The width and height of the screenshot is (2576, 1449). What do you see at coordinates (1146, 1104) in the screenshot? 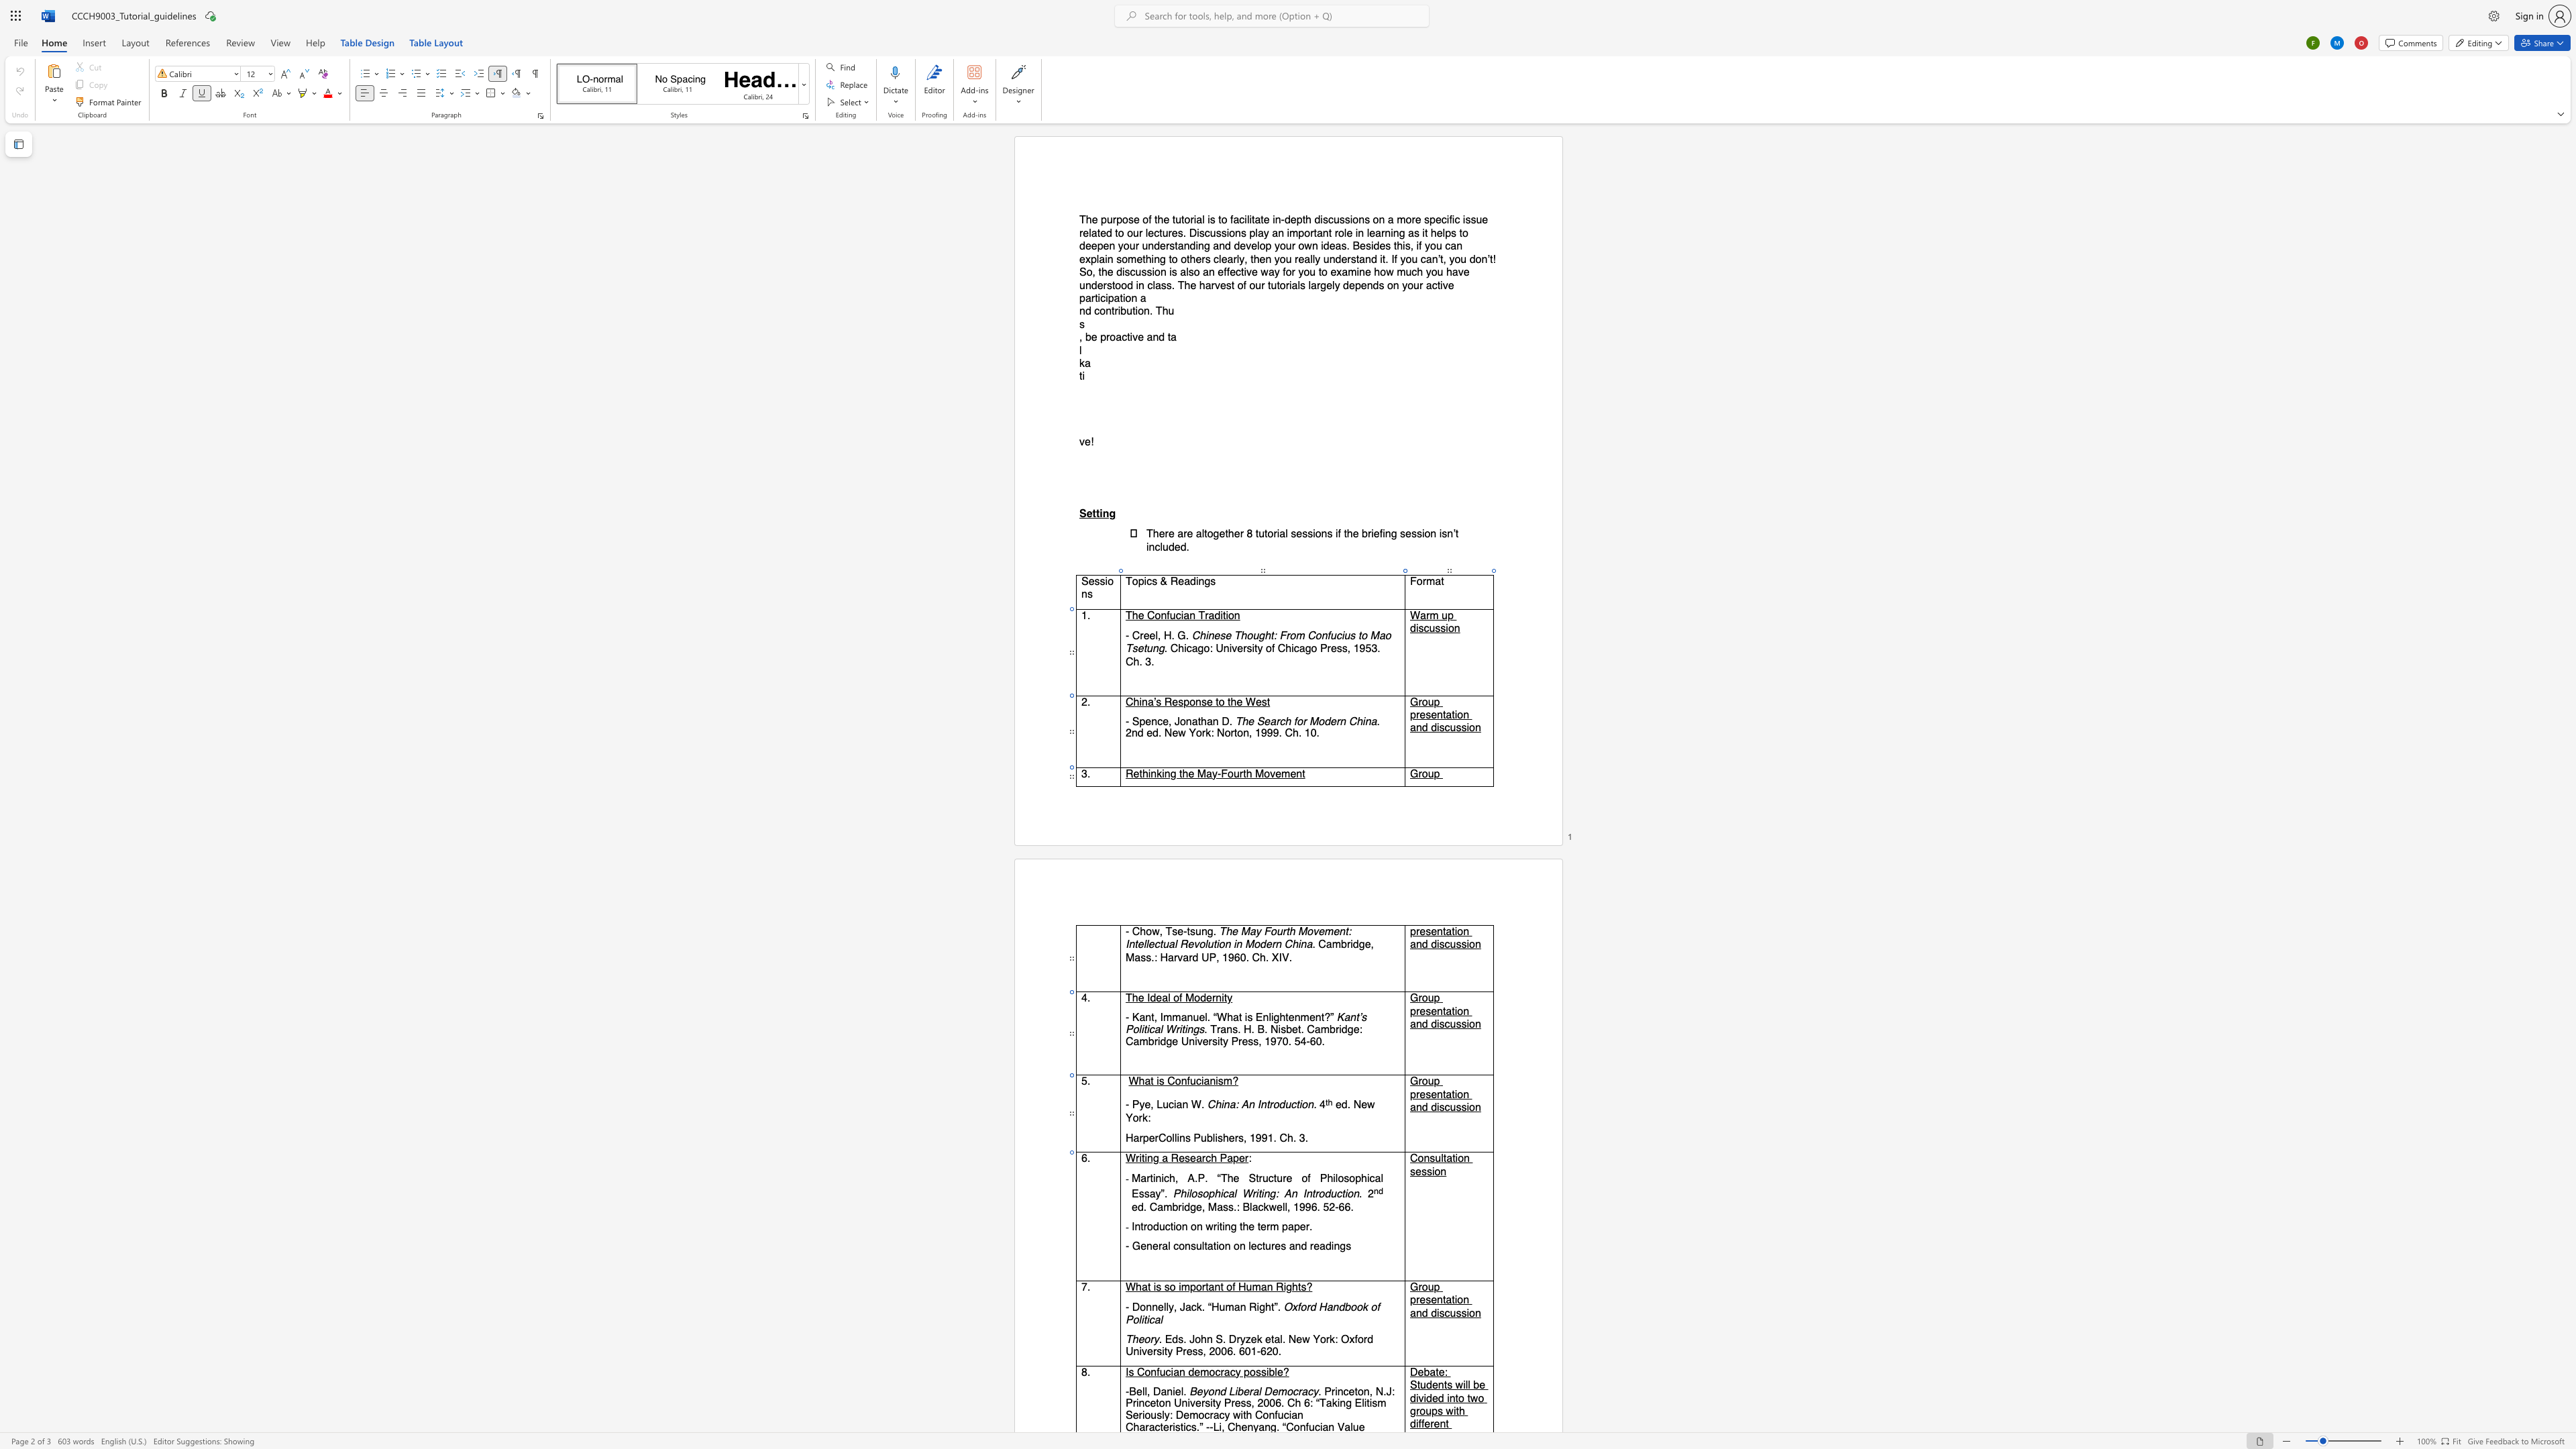
I see `the 1th character "e" in the text` at bounding box center [1146, 1104].